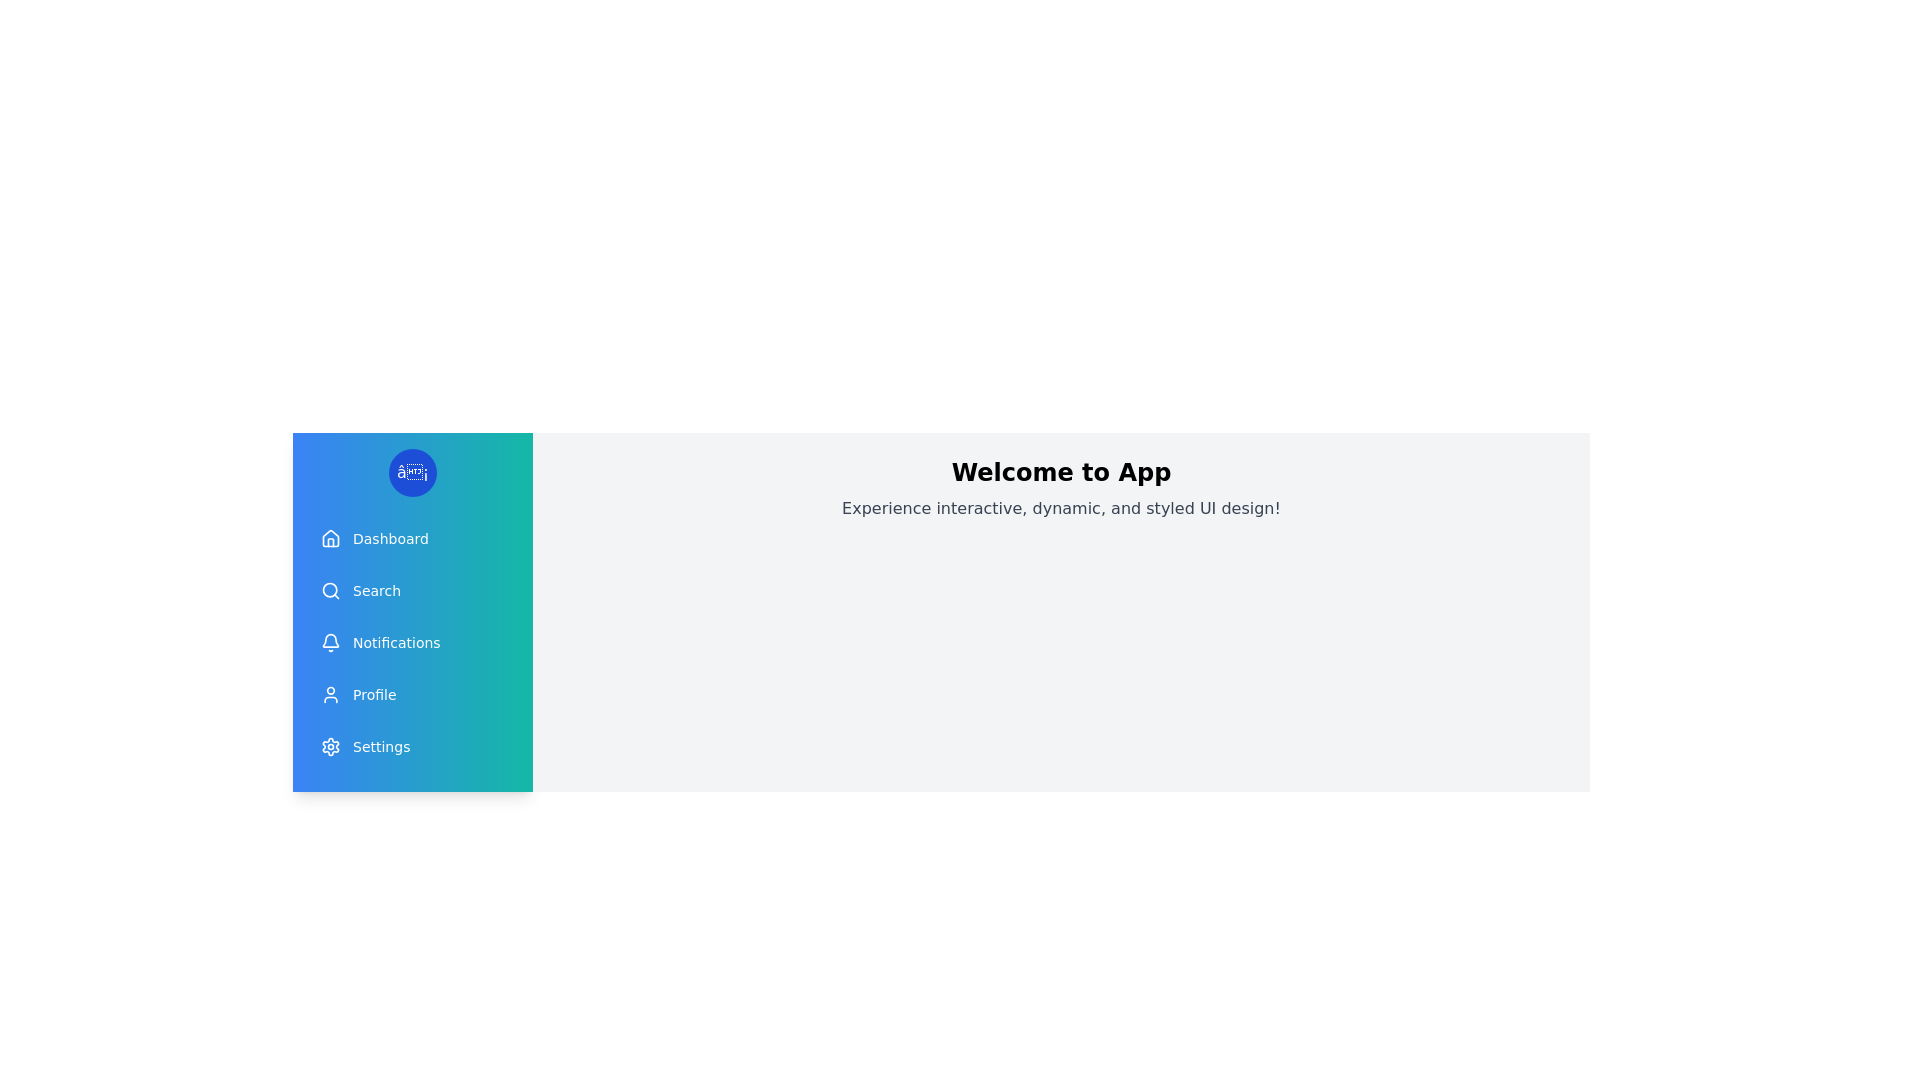  What do you see at coordinates (411, 747) in the screenshot?
I see `the menu item Settings to observe its hover effect` at bounding box center [411, 747].